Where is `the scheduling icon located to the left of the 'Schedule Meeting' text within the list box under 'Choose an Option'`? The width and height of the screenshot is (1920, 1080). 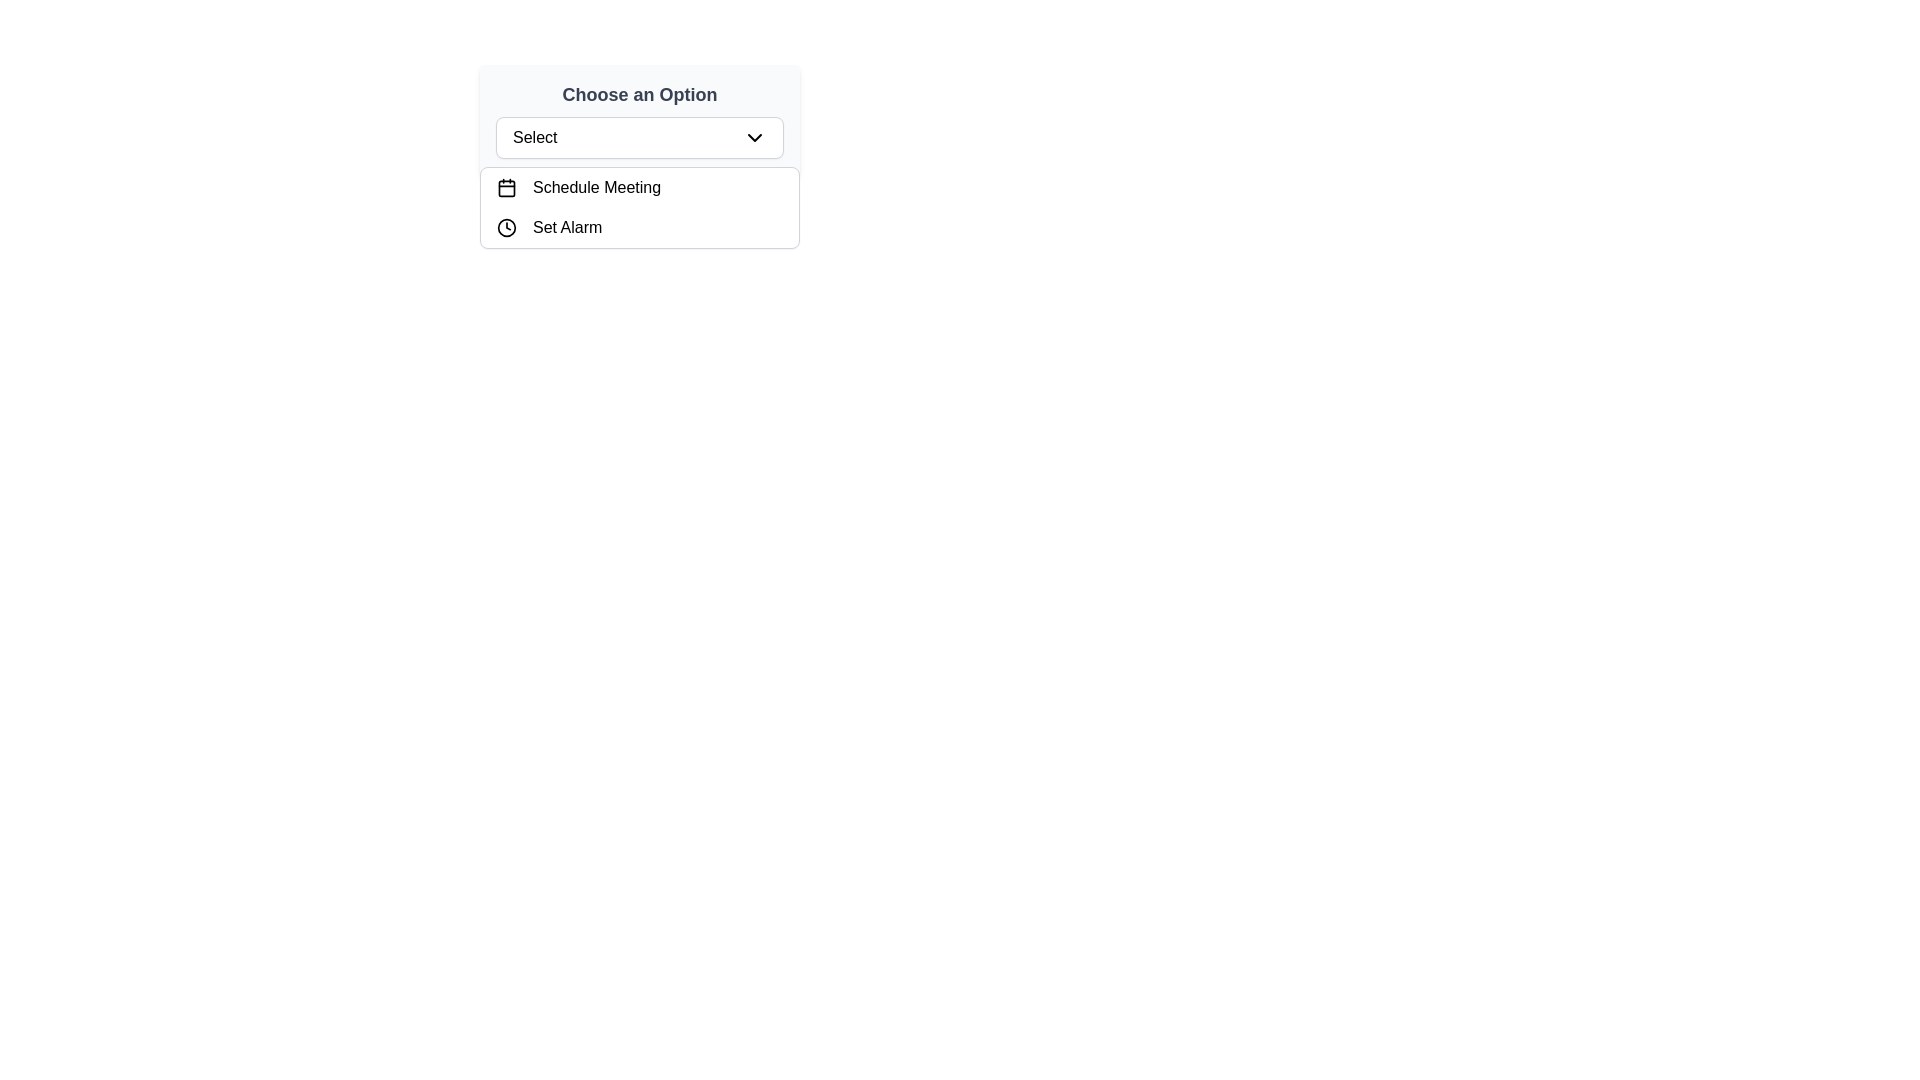
the scheduling icon located to the left of the 'Schedule Meeting' text within the list box under 'Choose an Option' is located at coordinates (507, 188).